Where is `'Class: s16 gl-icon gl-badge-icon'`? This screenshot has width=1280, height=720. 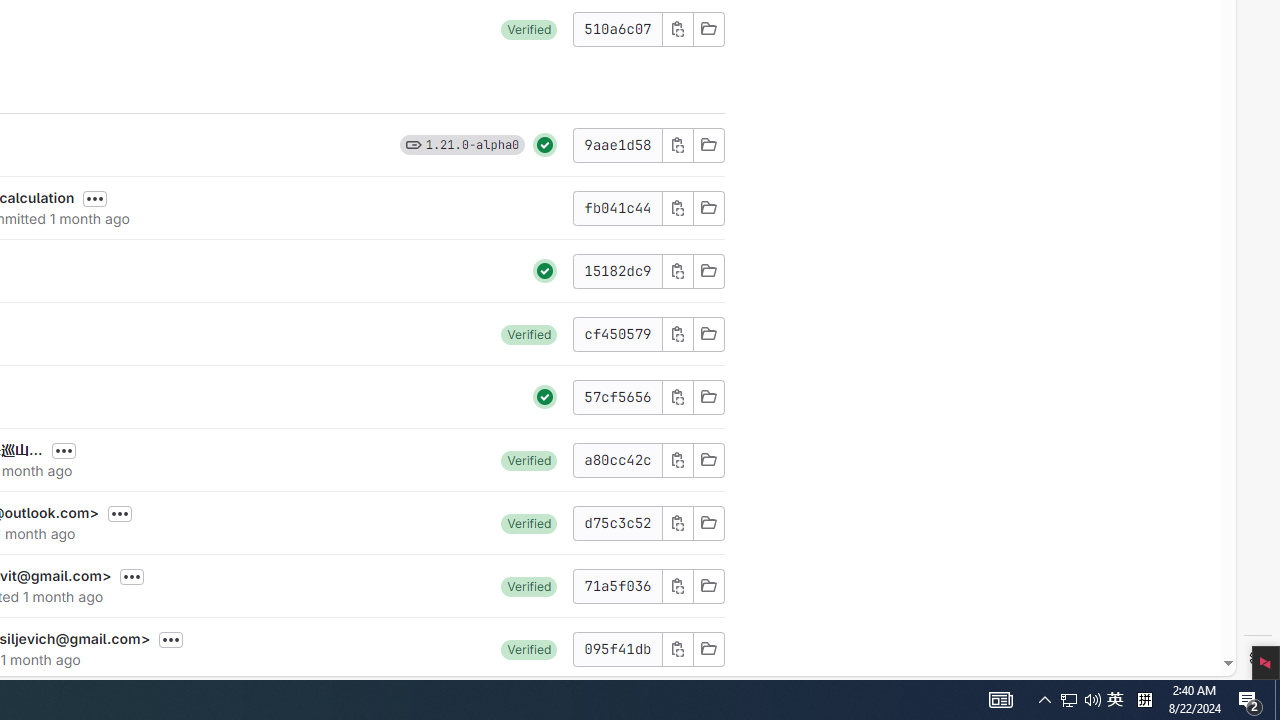
'Class: s16 gl-icon gl-badge-icon' is located at coordinates (412, 143).